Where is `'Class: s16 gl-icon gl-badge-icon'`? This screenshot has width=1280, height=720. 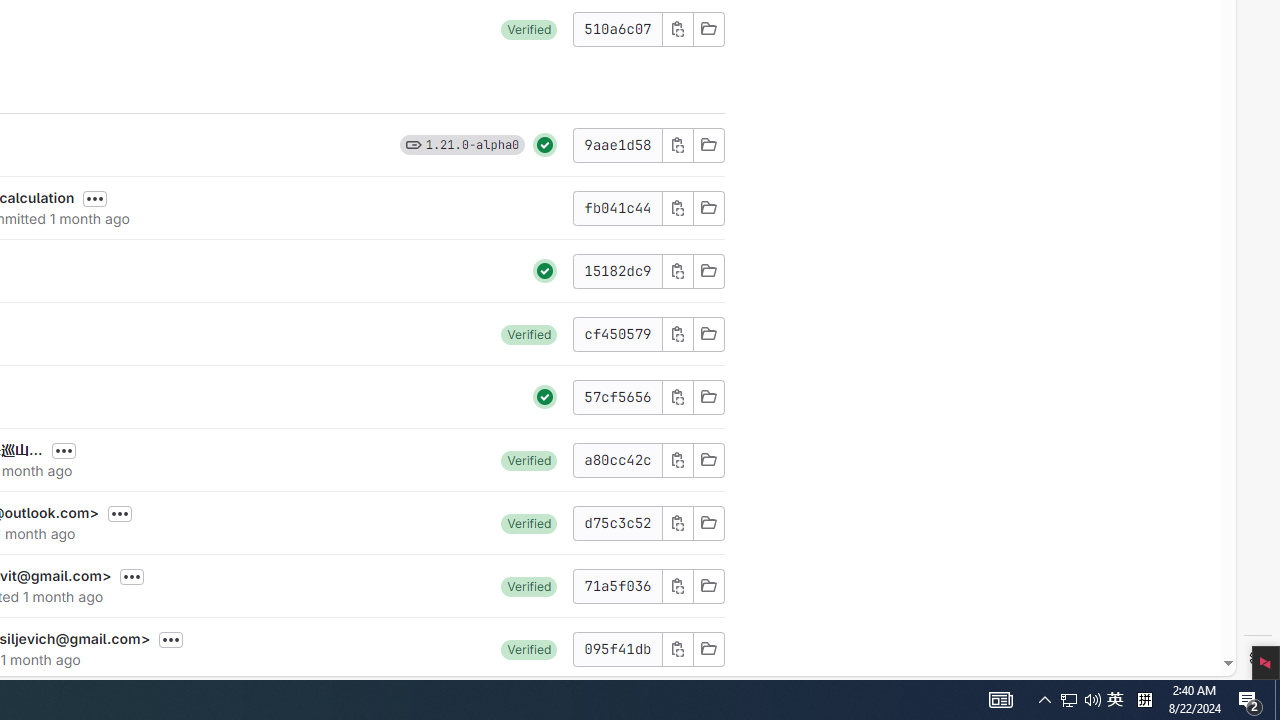
'Class: s16 gl-icon gl-badge-icon' is located at coordinates (412, 143).